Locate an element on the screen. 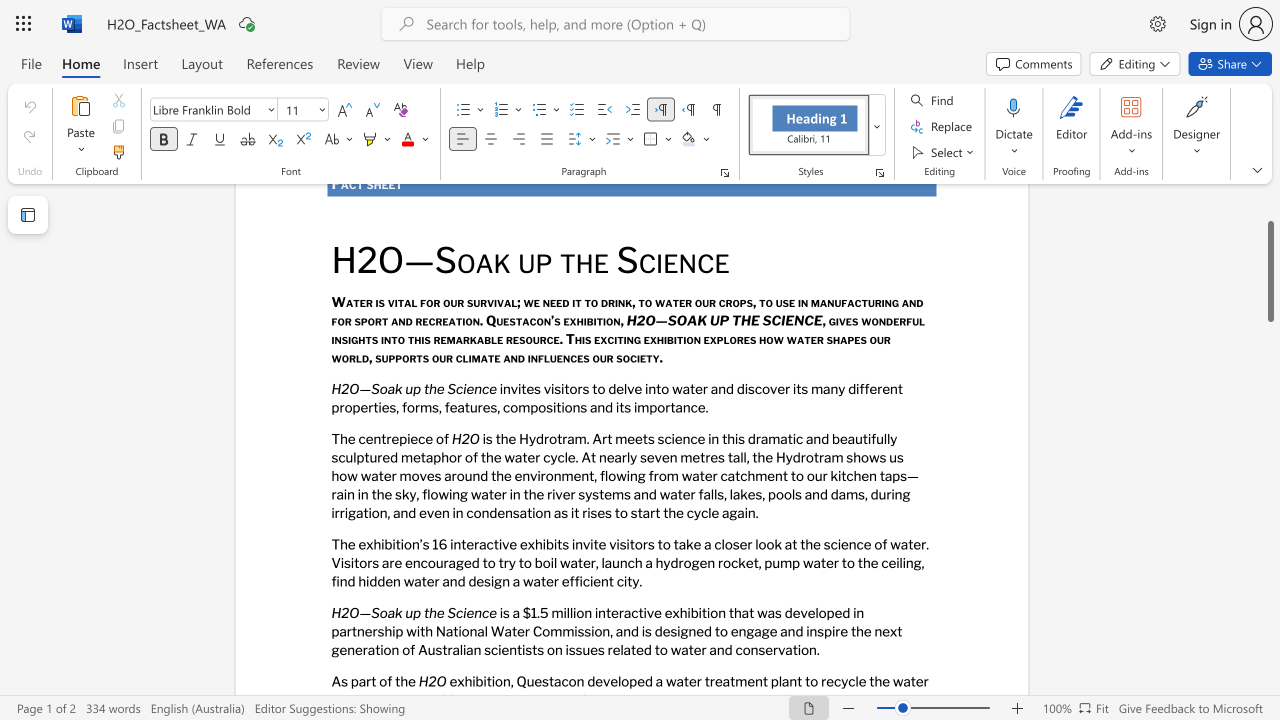  the scrollbar and move up 130 pixels is located at coordinates (1269, 271).